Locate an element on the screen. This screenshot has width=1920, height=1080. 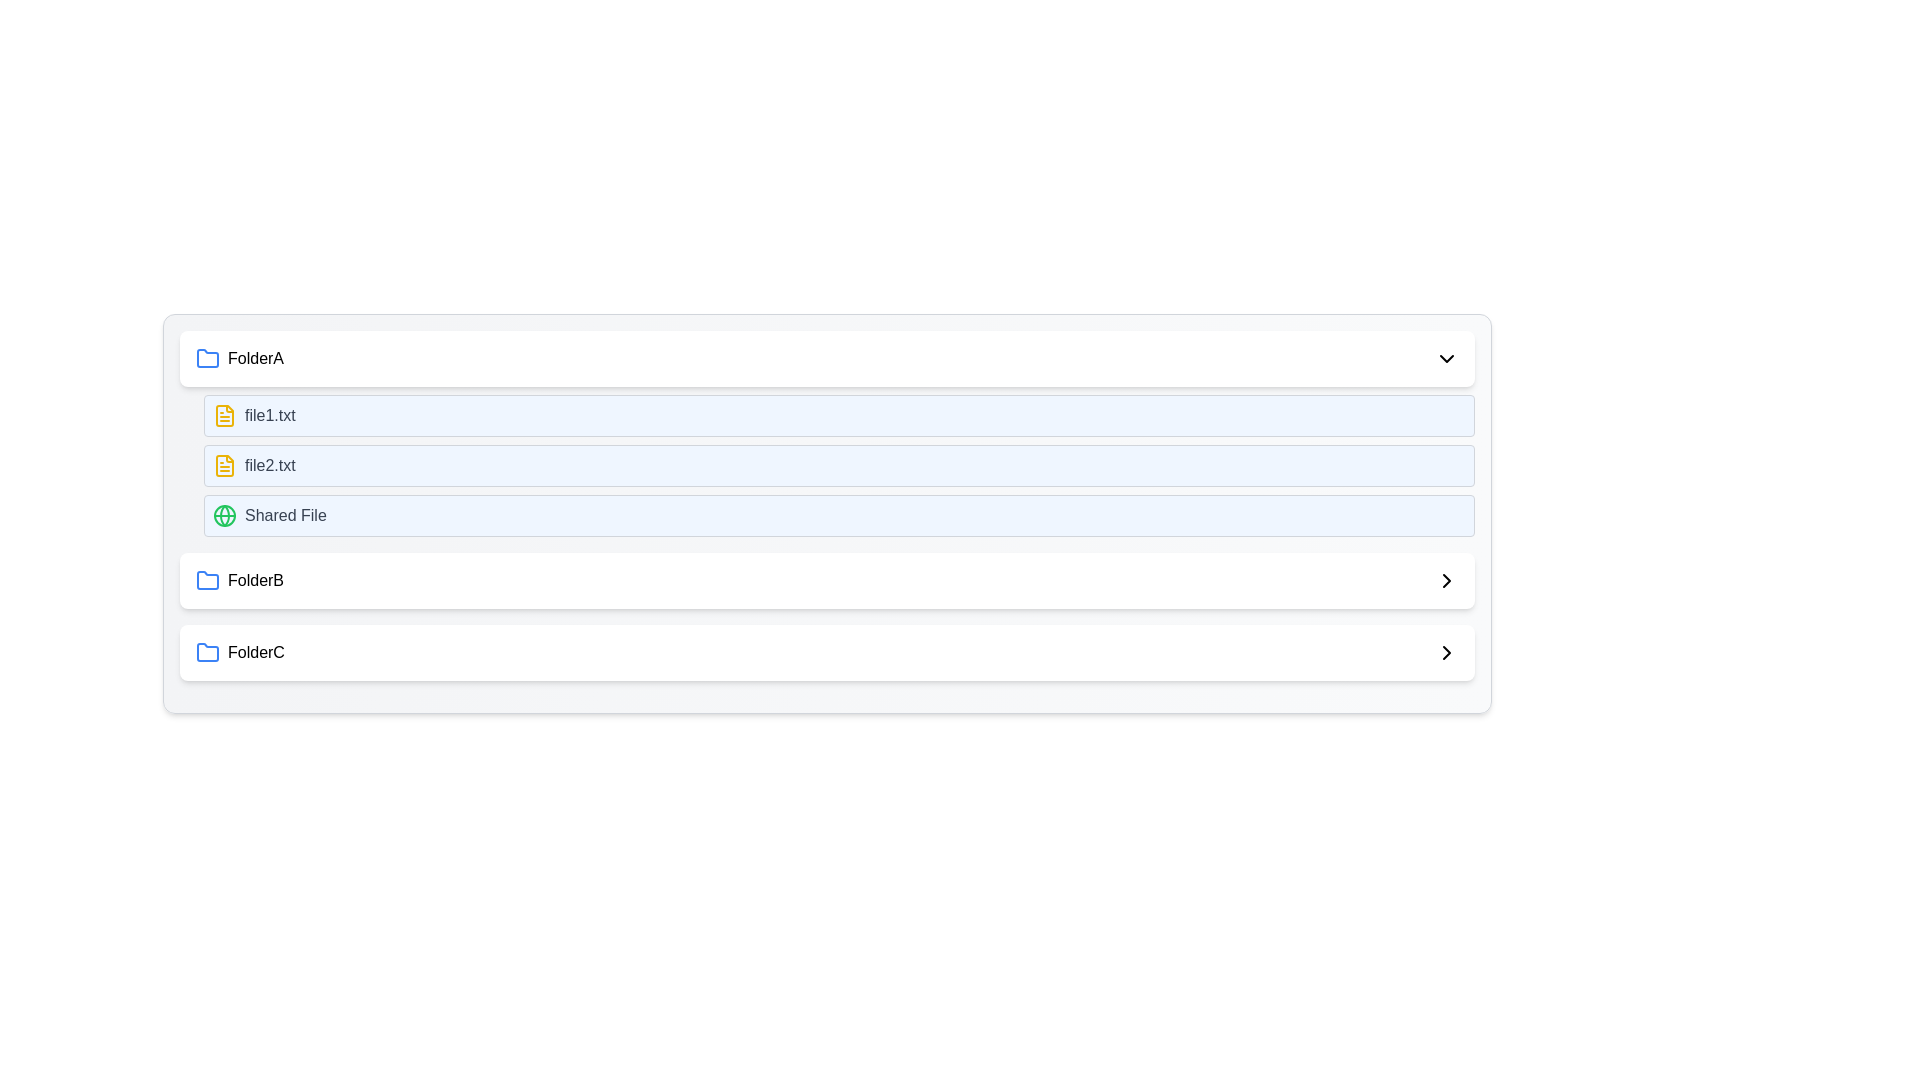
the icon that visually represents 'Shared Files,' positioned at the beginning of the 'Shared File' row, adjacent to its label is located at coordinates (225, 515).